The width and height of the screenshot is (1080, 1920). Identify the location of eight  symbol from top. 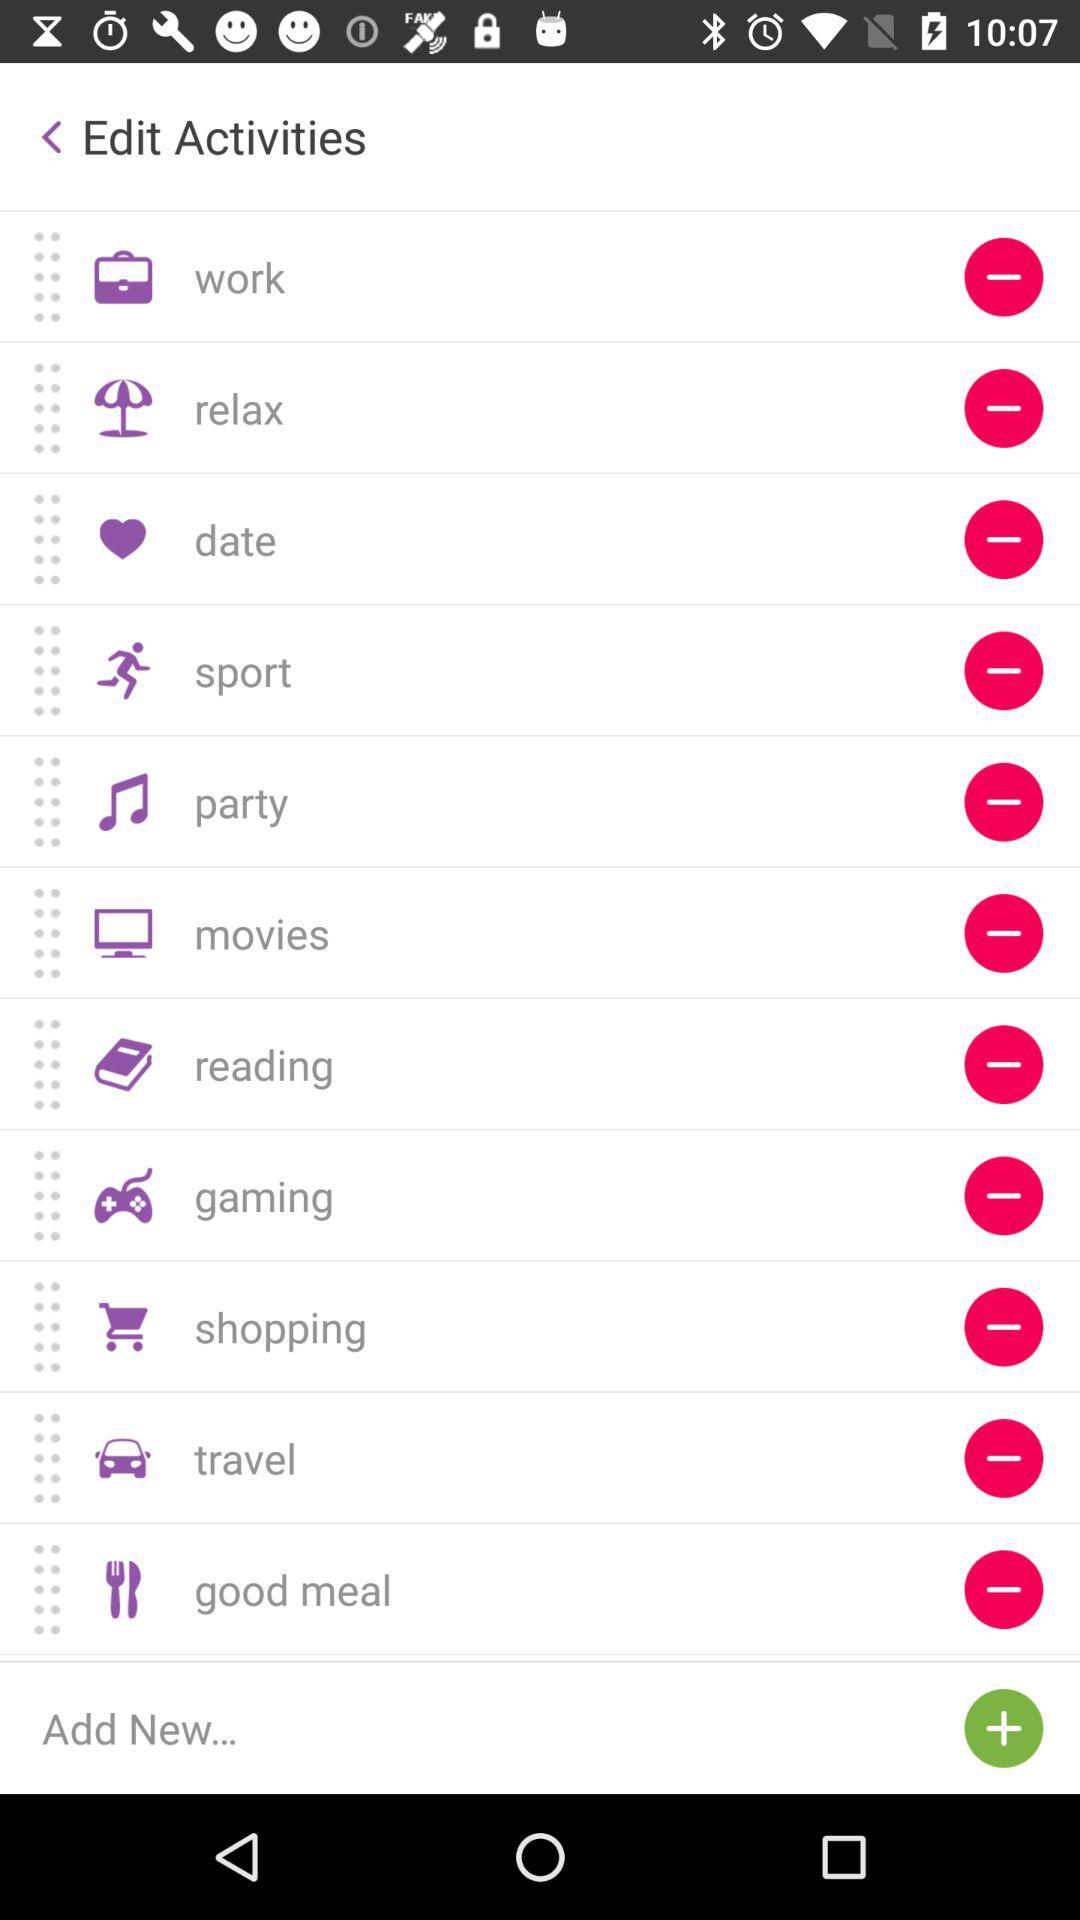
(1003, 1195).